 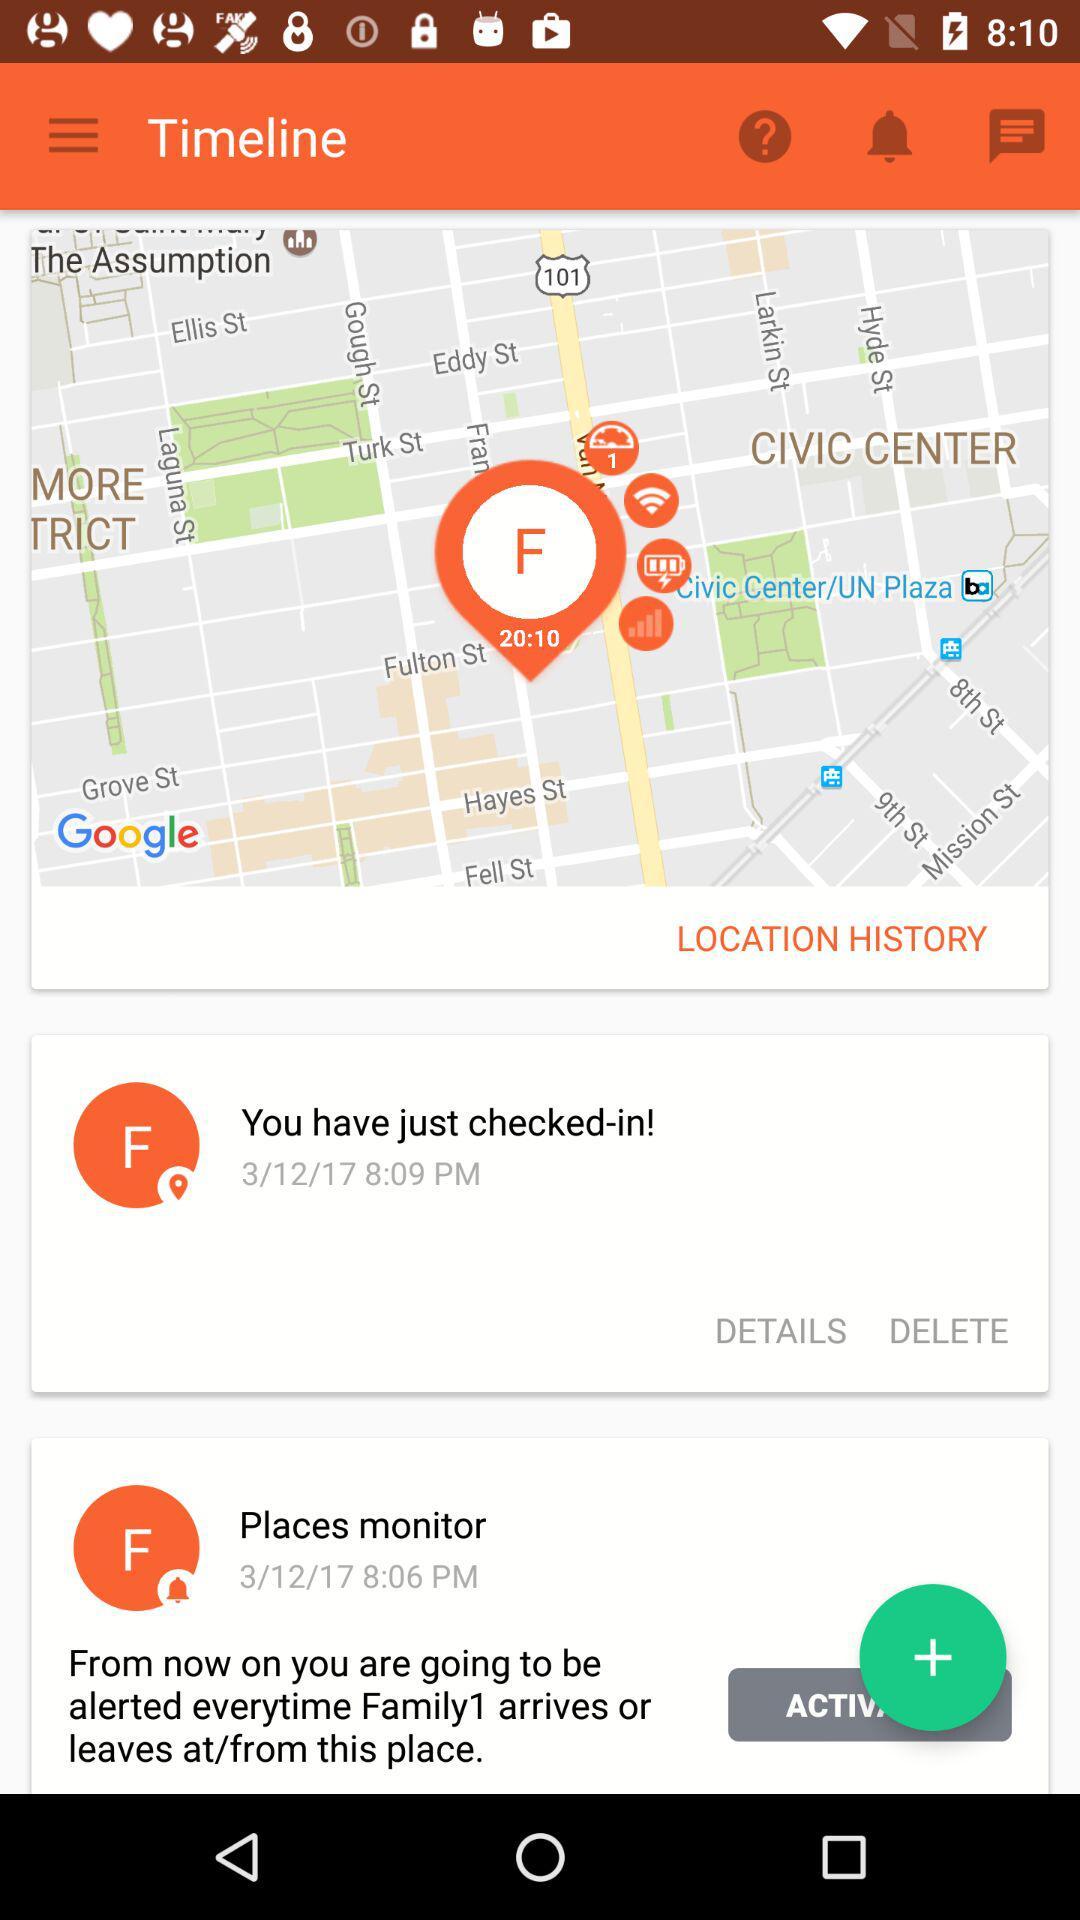 I want to click on the icon above places monitor icon, so click(x=938, y=1330).